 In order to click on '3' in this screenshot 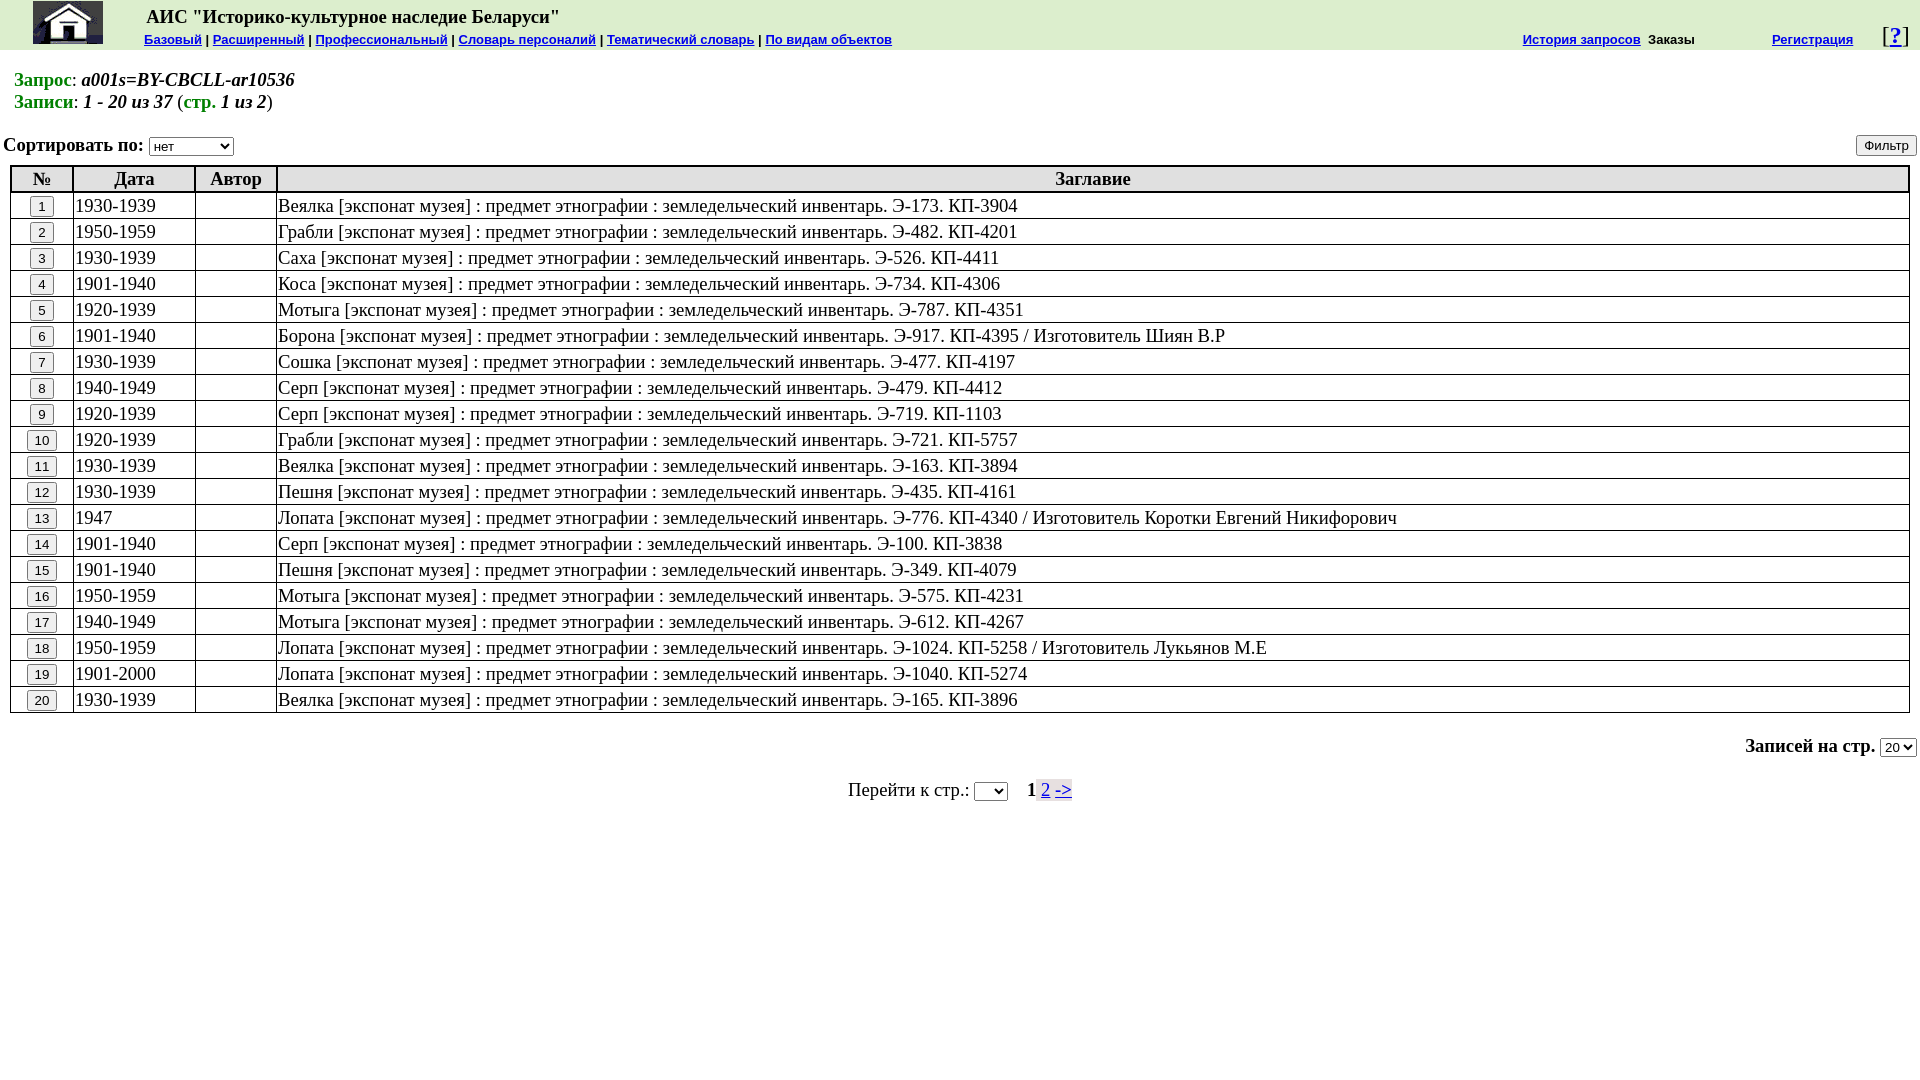, I will do `click(41, 257)`.